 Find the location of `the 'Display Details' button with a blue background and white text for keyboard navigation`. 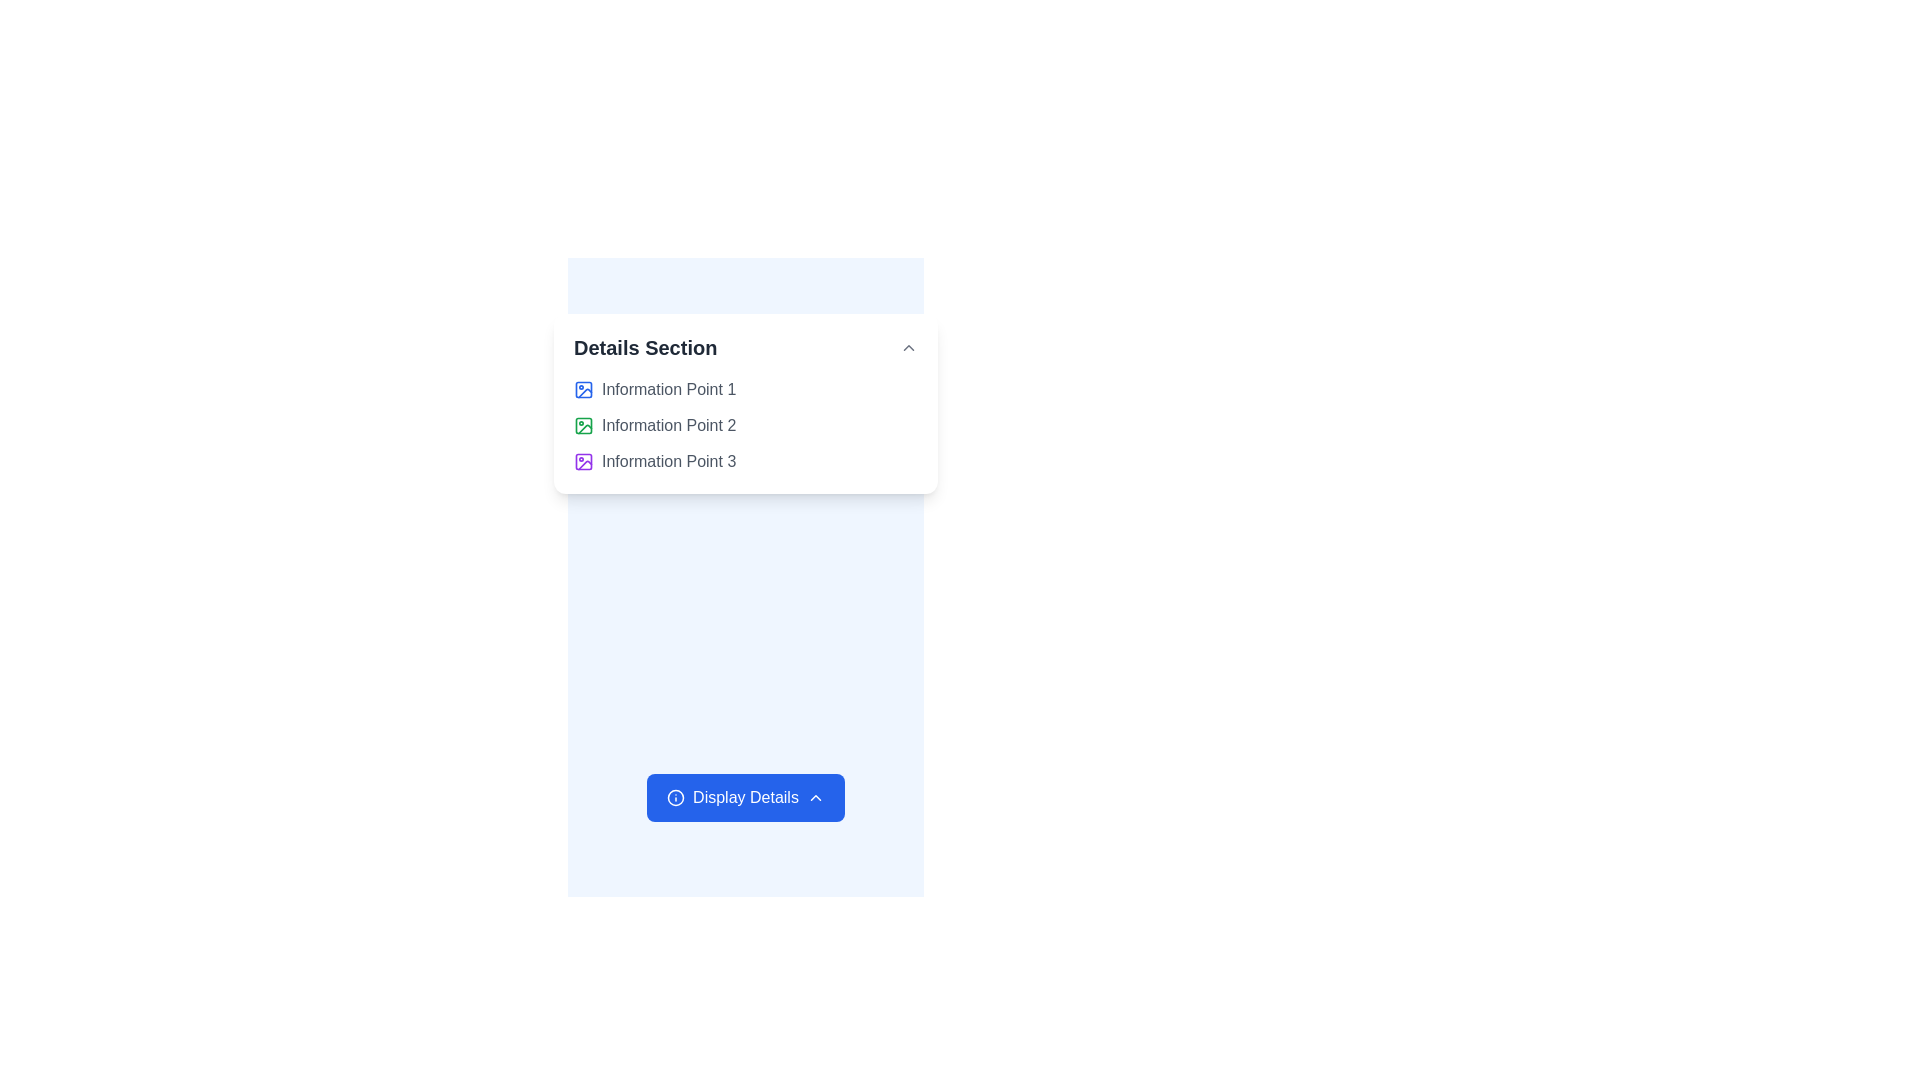

the 'Display Details' button with a blue background and white text for keyboard navigation is located at coordinates (744, 797).